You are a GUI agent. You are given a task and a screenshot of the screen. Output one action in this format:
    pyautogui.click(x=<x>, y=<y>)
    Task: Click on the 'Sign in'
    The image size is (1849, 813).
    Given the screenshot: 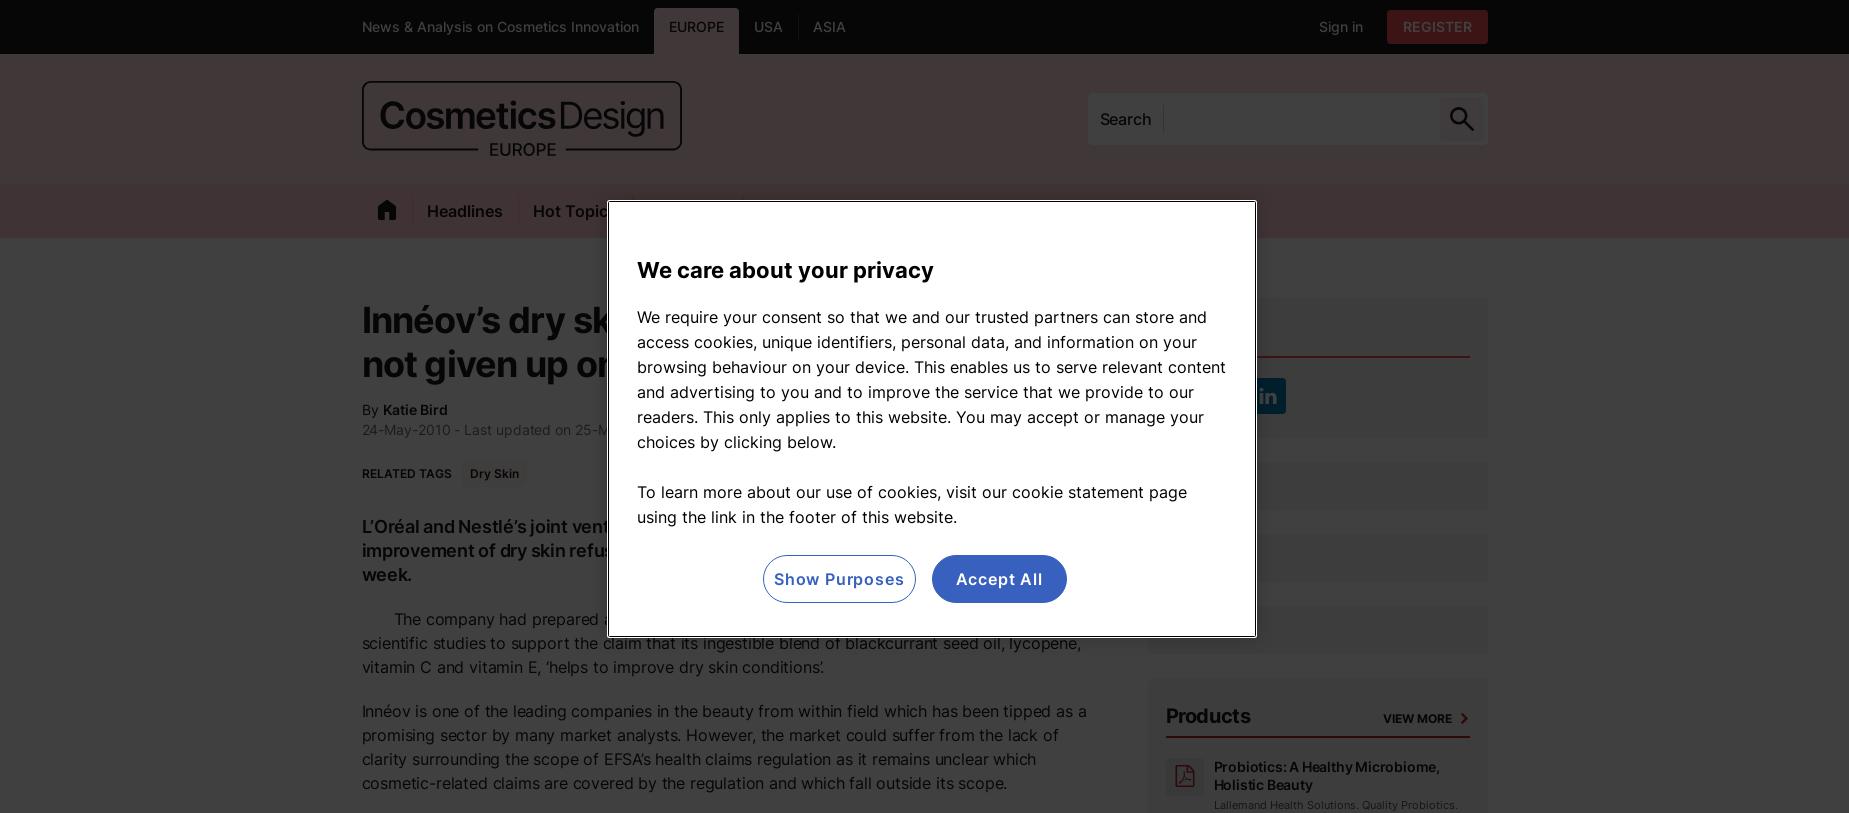 What is the action you would take?
    pyautogui.click(x=1317, y=25)
    